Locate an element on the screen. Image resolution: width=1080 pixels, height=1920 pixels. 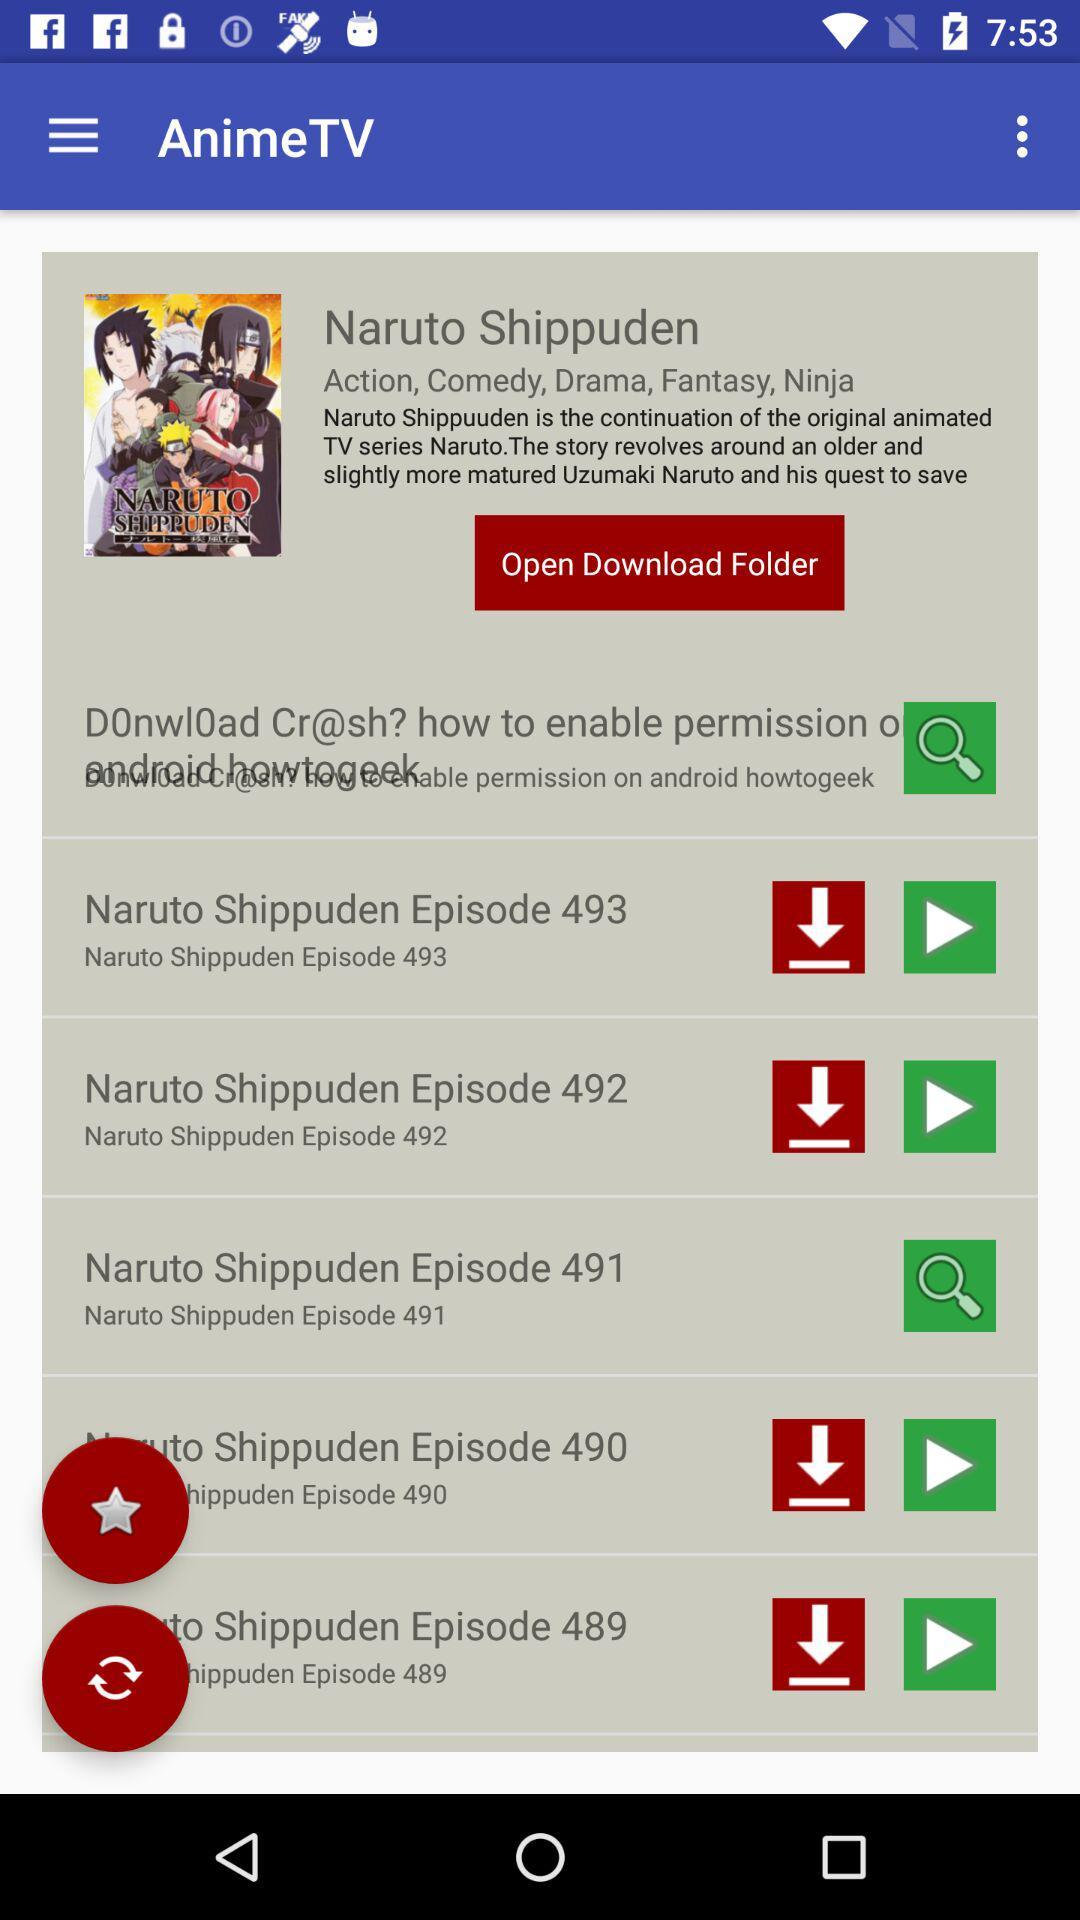
item above naruto shippuuden is is located at coordinates (1027, 135).